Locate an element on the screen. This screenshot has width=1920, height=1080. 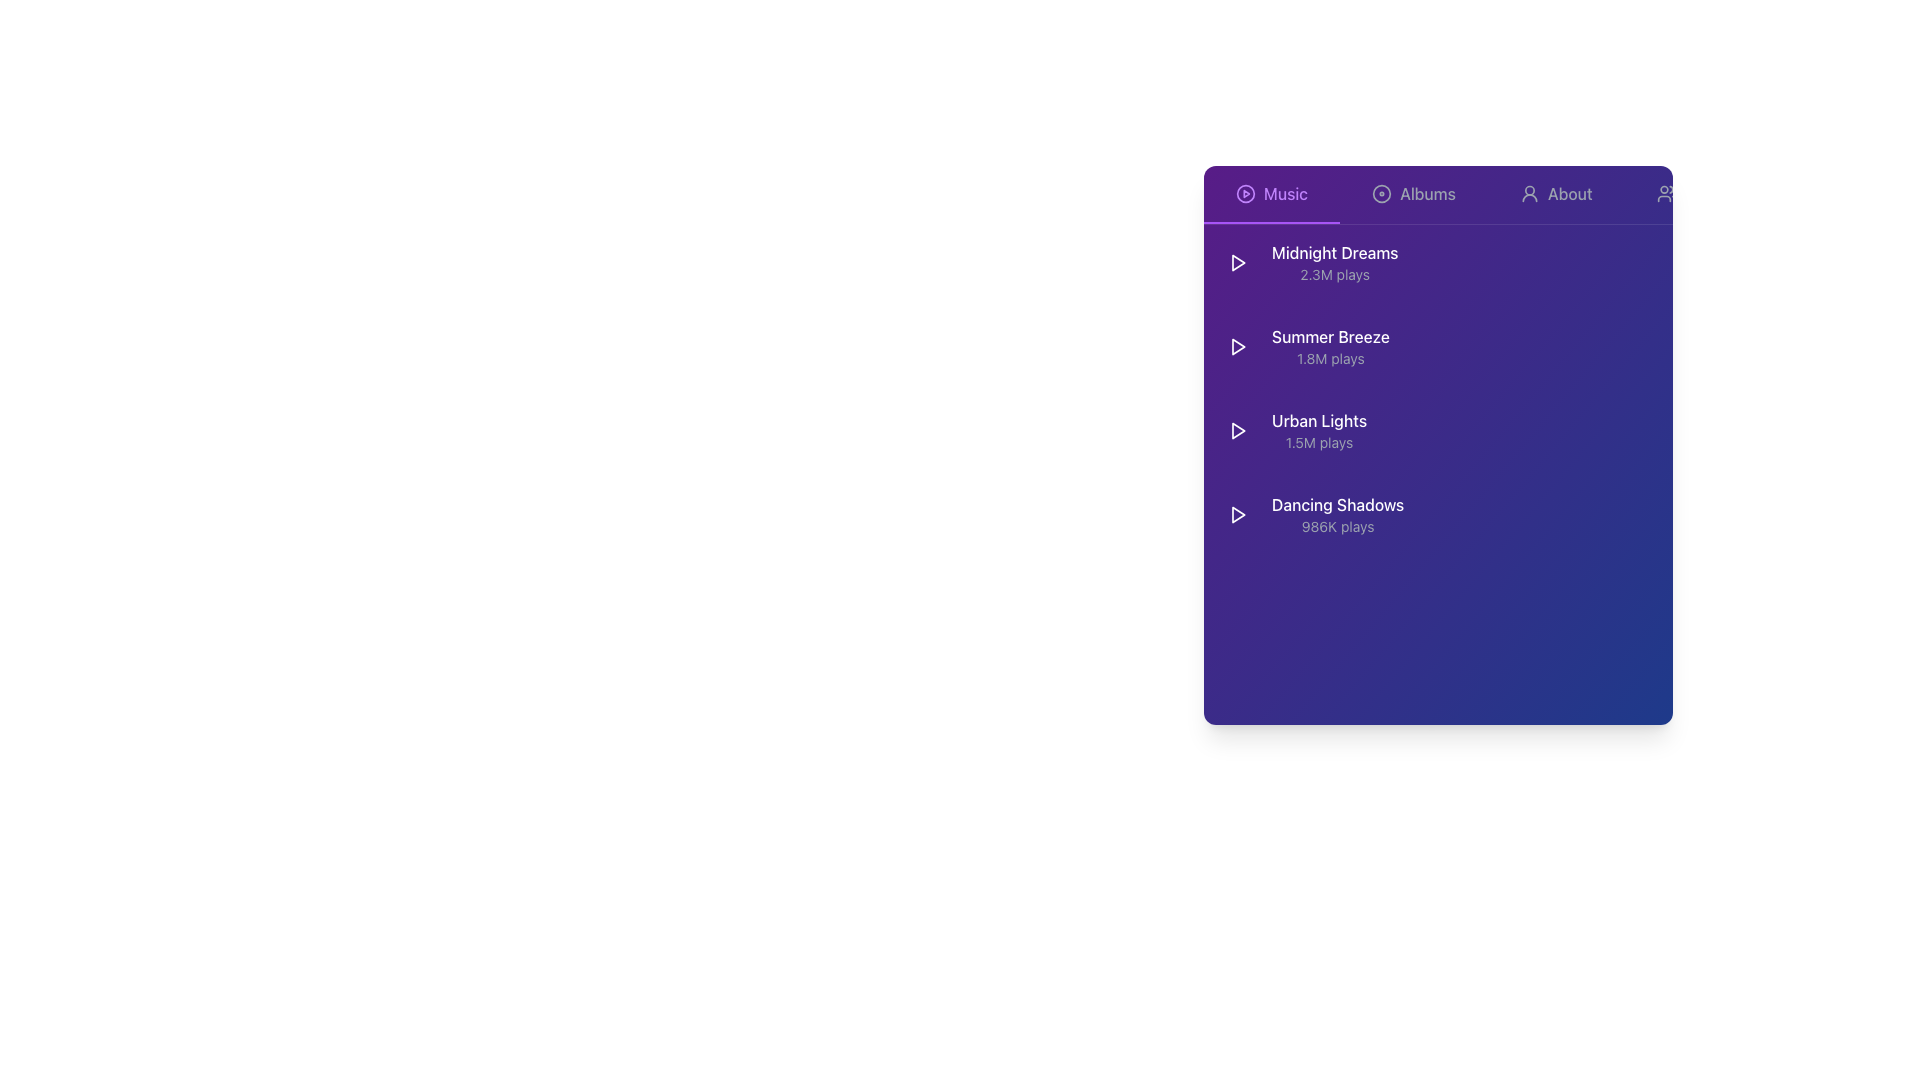
the text label displaying '2.3M plays', which is styled with a gray font and located below the title 'Midnight Dreams' is located at coordinates (1335, 274).